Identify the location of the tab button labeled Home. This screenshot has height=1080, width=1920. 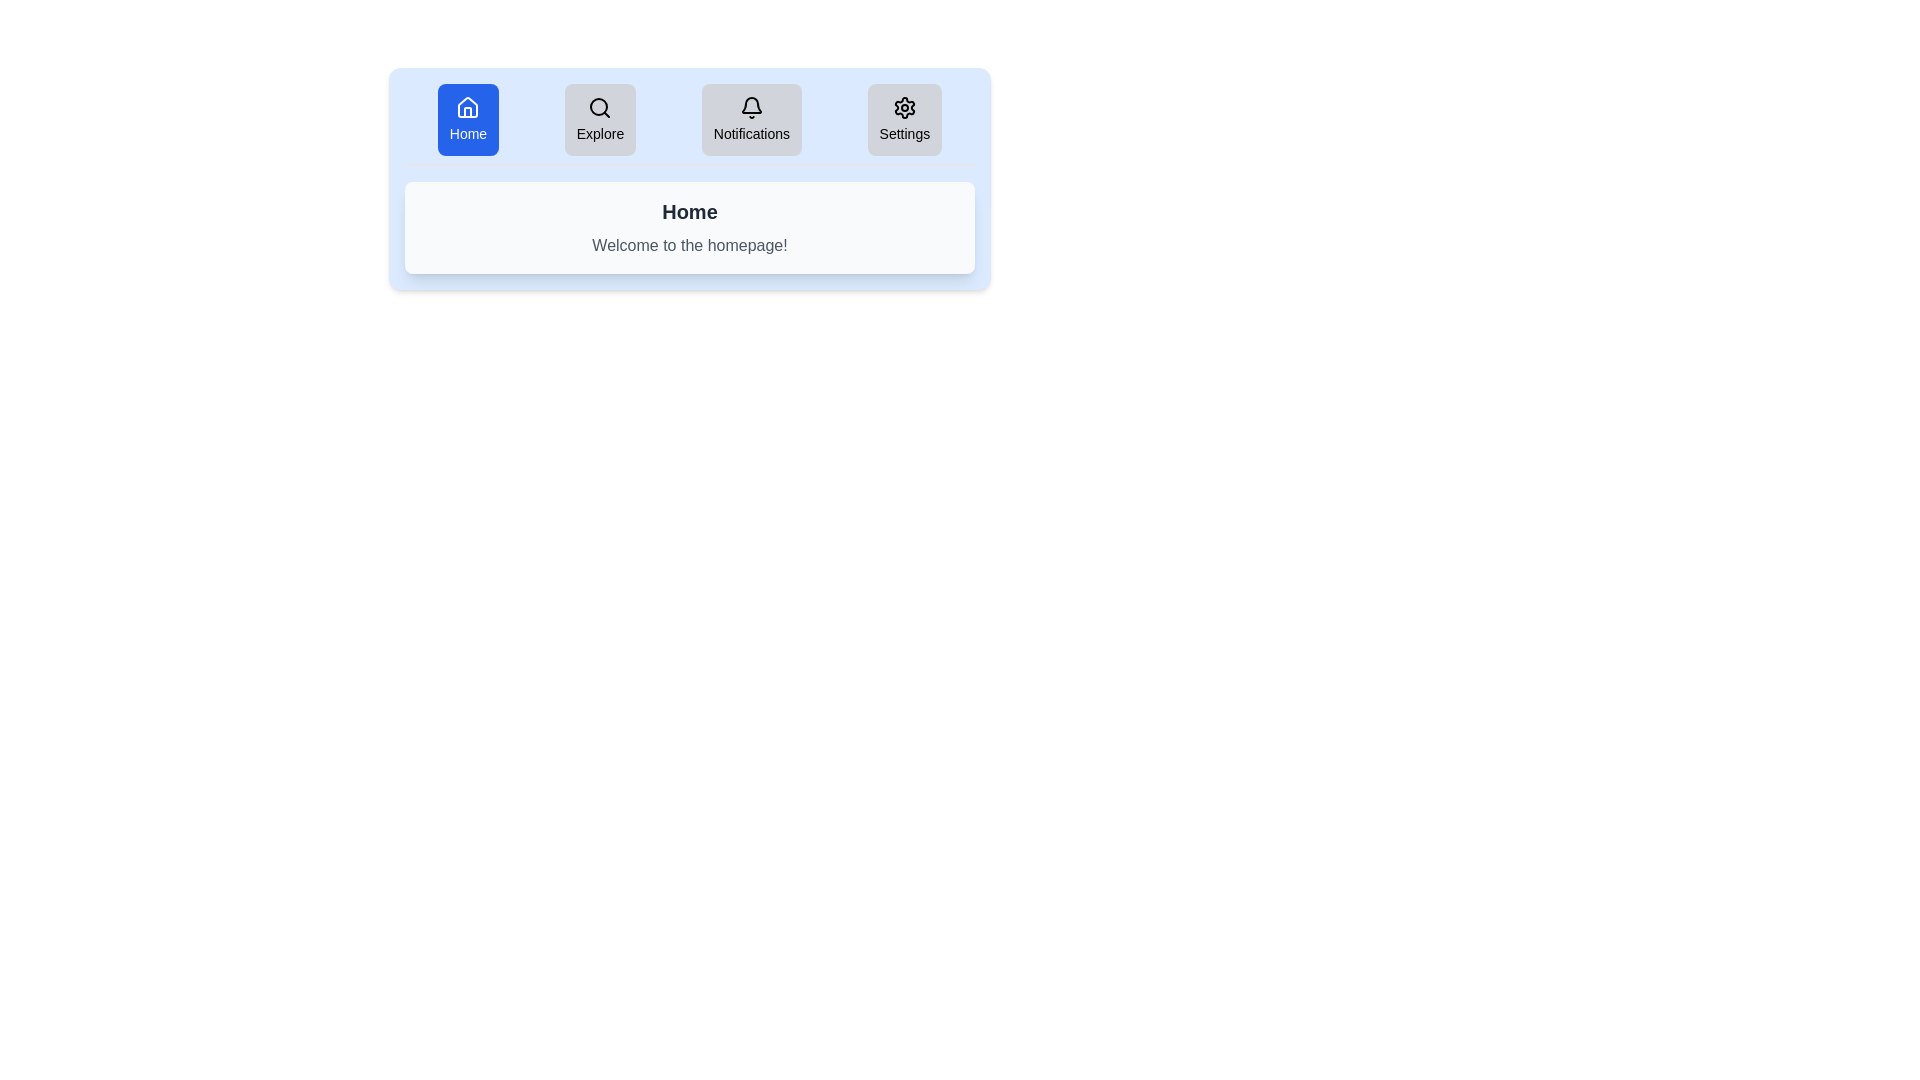
(466, 119).